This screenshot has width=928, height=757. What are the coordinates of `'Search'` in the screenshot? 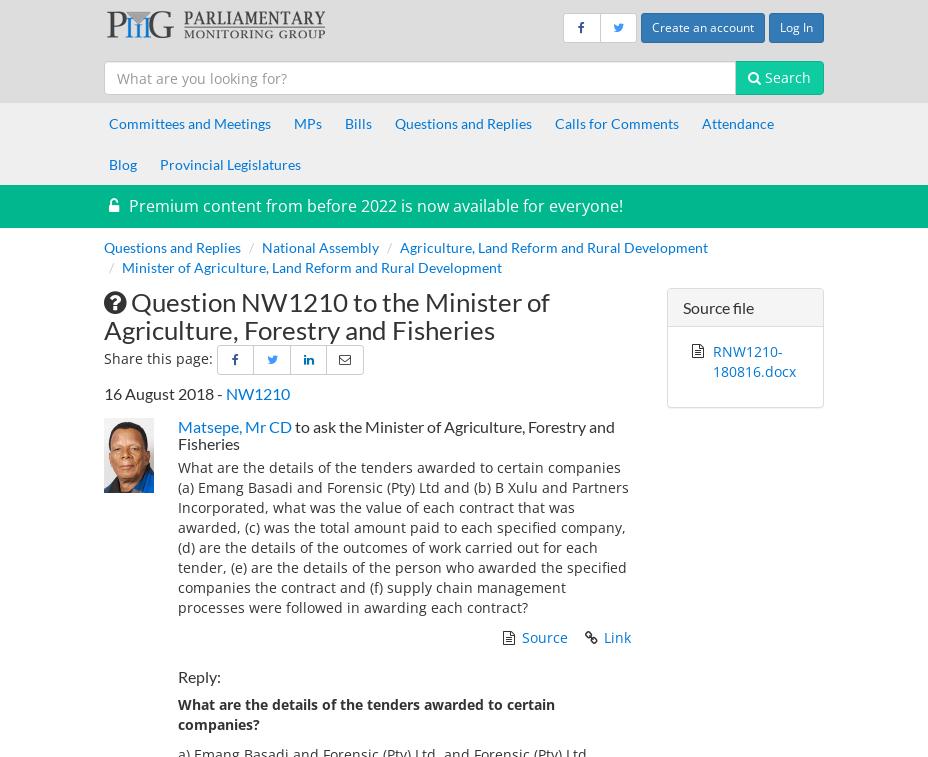 It's located at (759, 76).